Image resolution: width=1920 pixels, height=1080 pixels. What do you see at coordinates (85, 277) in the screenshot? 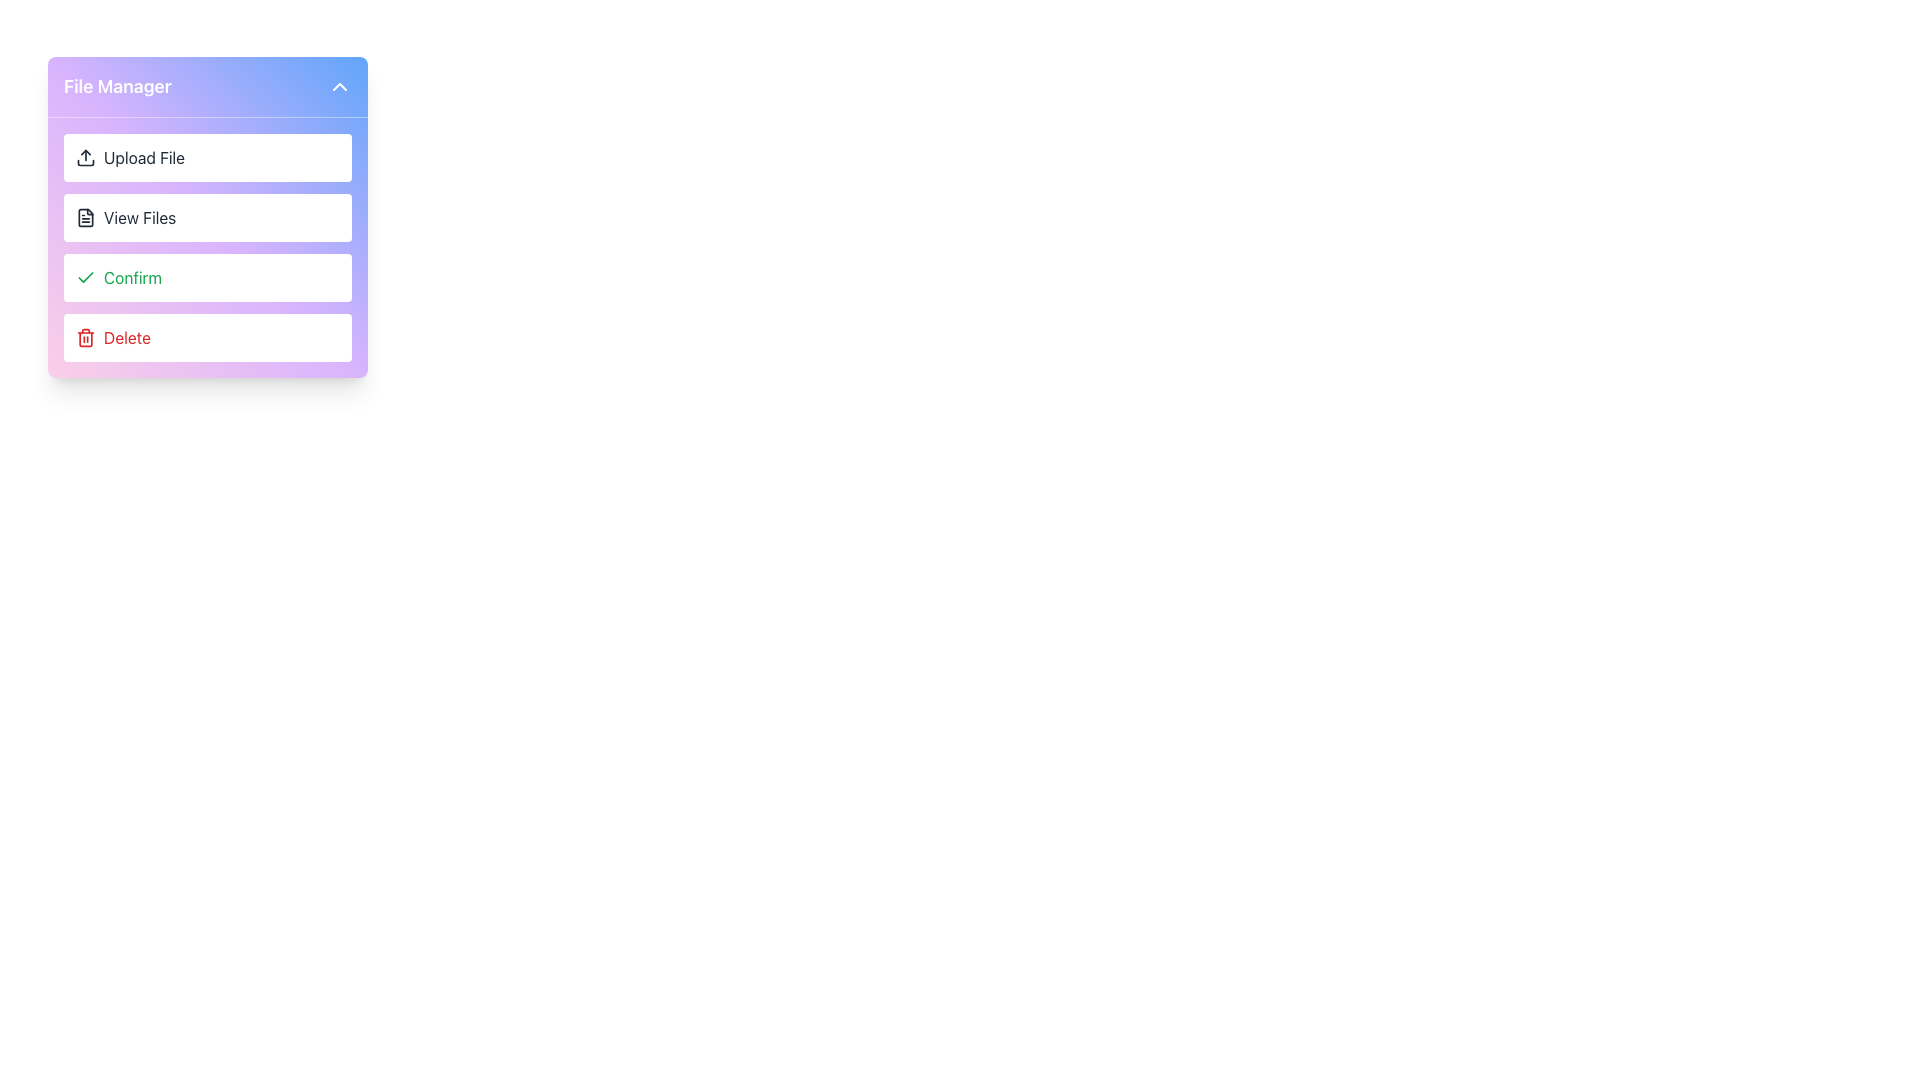
I see `the checkmark icon located to the left of the 'Confirm' option in the 'File Manager' menu, positioned within the third menu item` at bounding box center [85, 277].